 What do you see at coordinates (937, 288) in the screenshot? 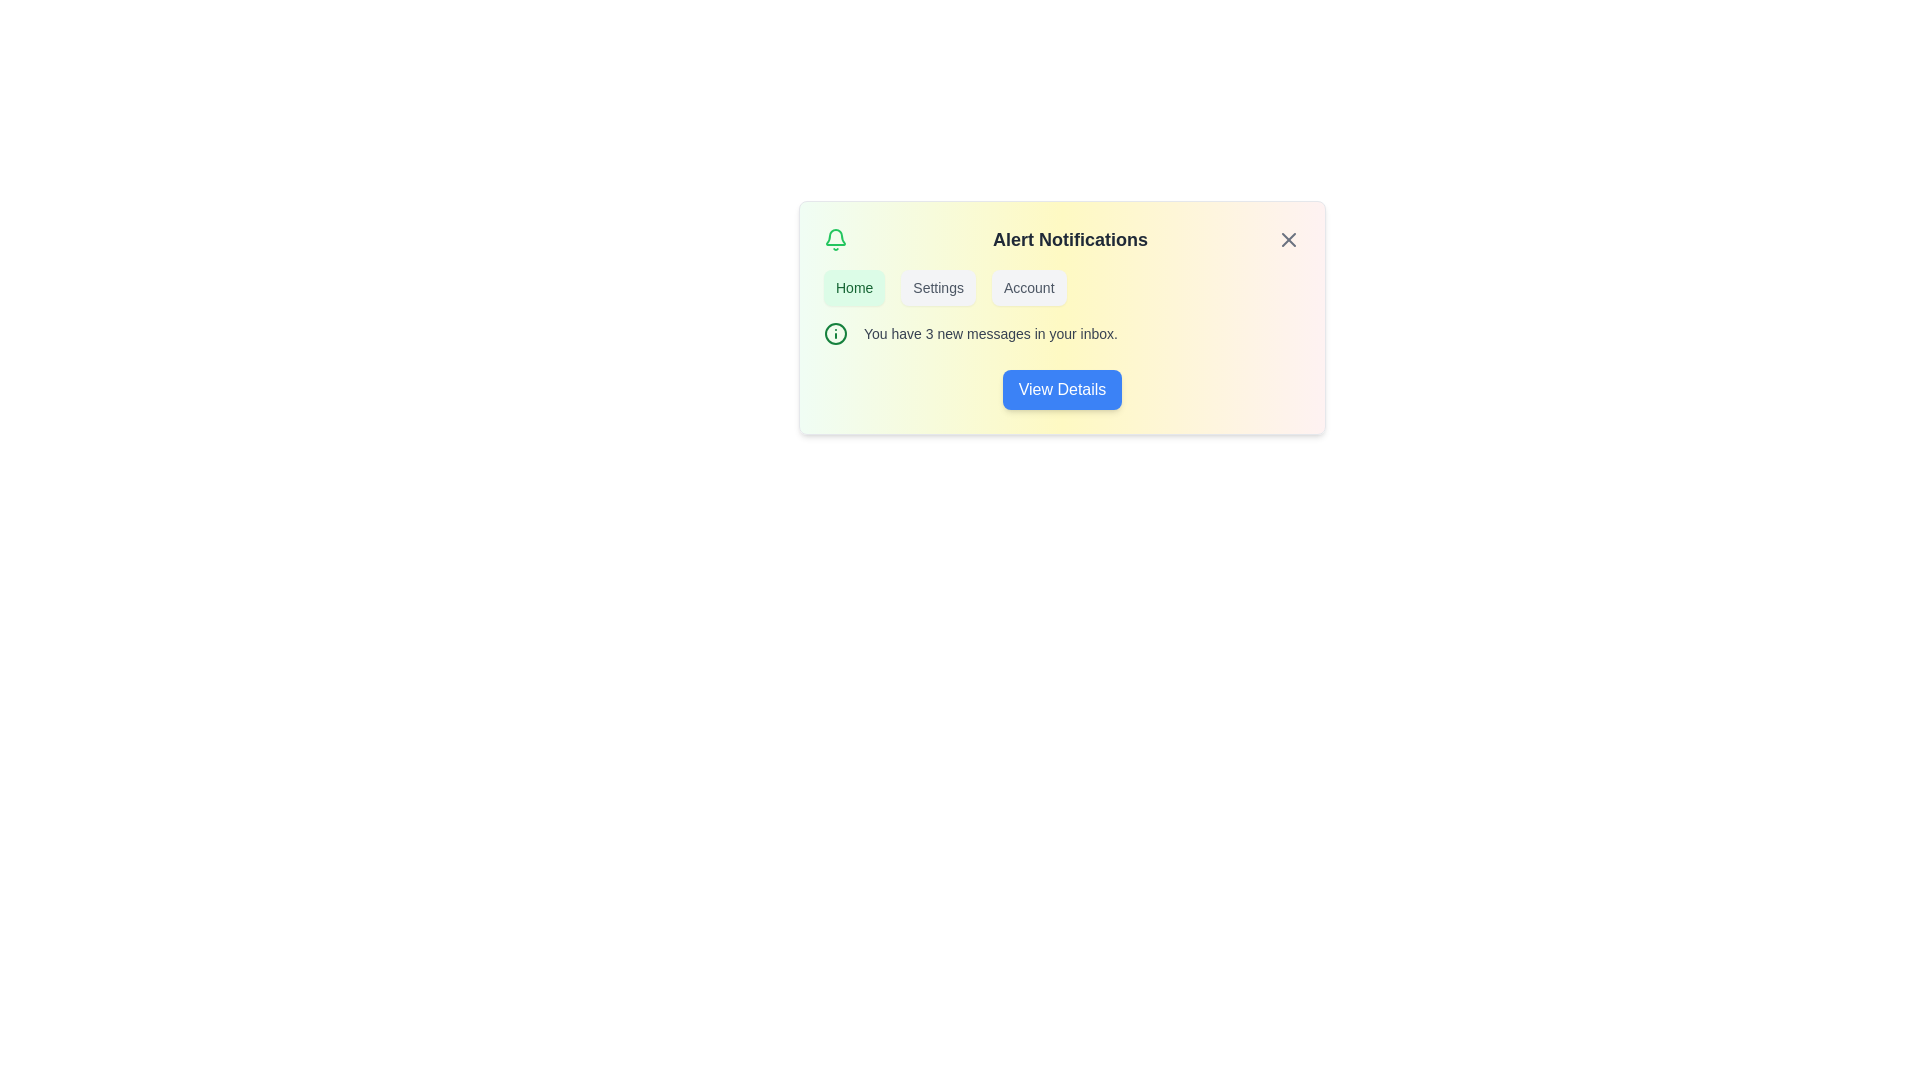
I see `the Settings tab` at bounding box center [937, 288].